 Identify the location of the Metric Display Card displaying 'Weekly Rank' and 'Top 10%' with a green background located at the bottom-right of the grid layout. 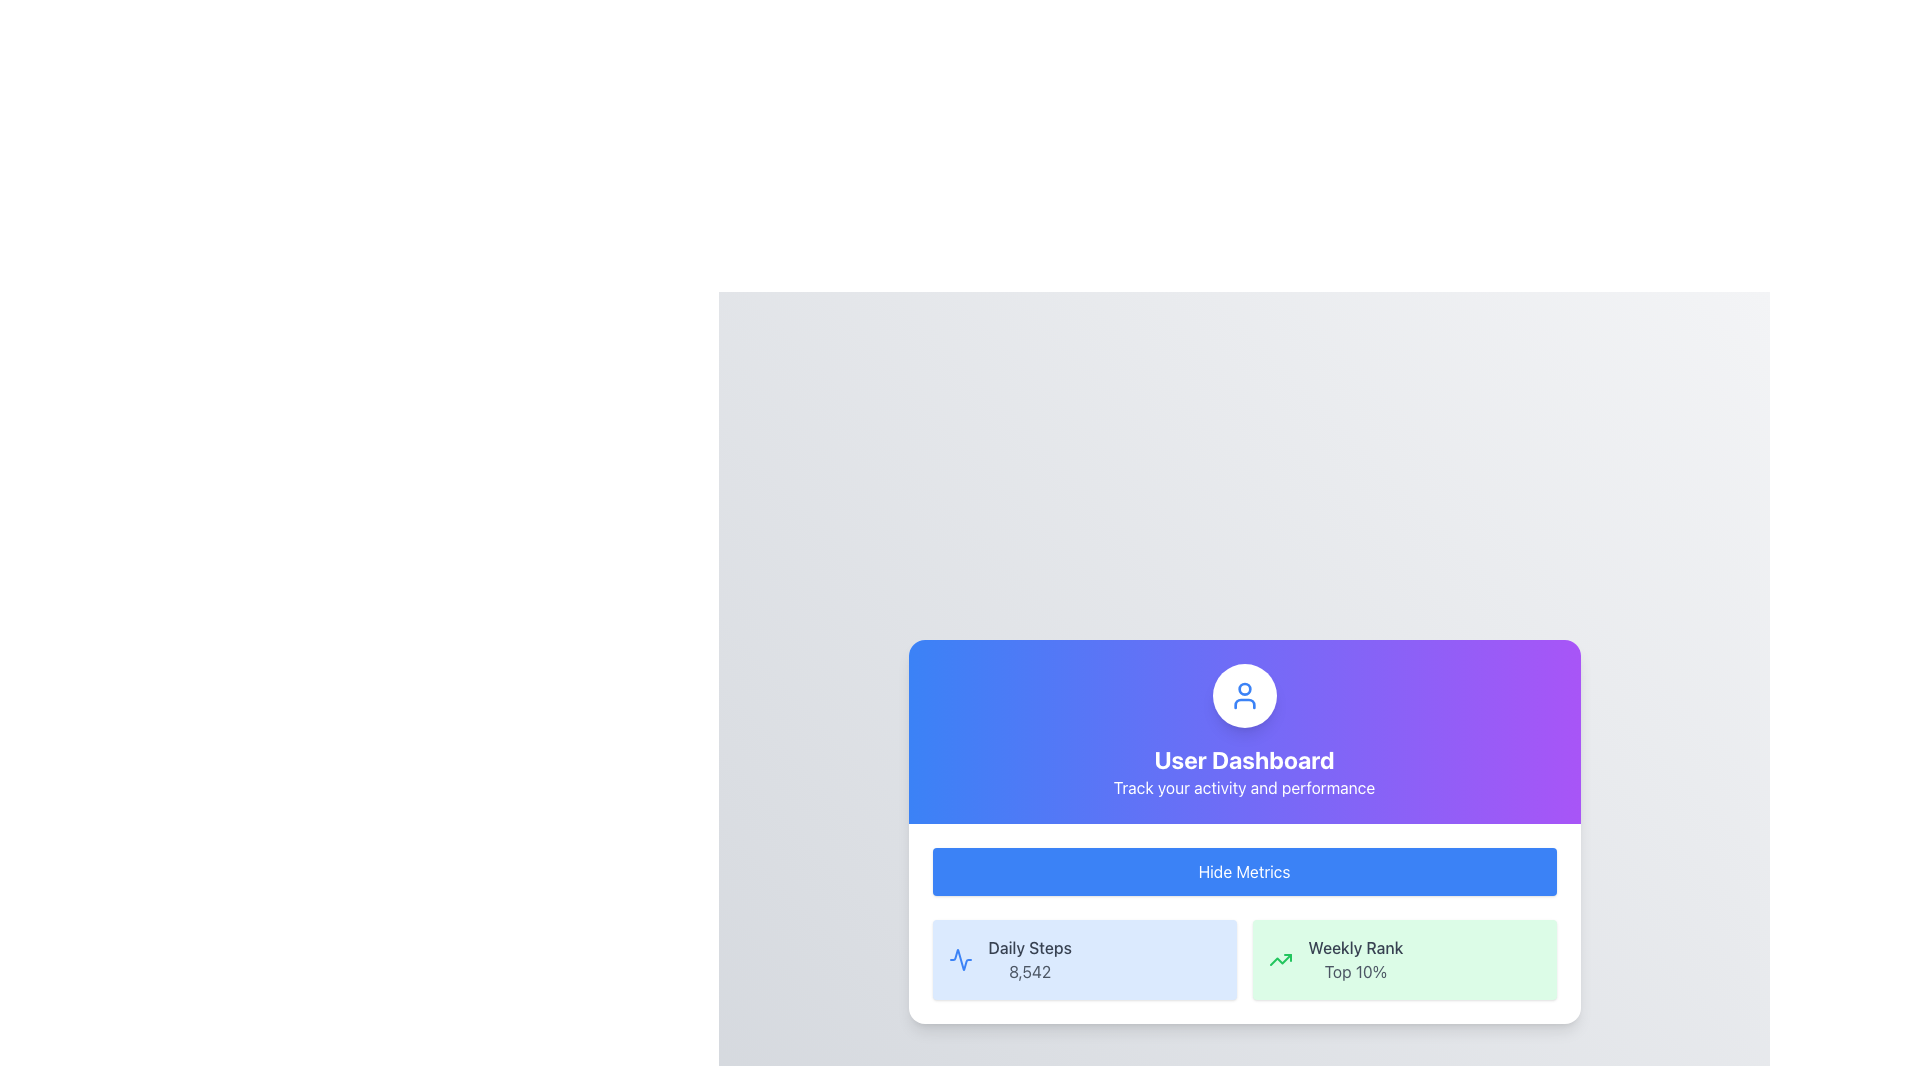
(1403, 959).